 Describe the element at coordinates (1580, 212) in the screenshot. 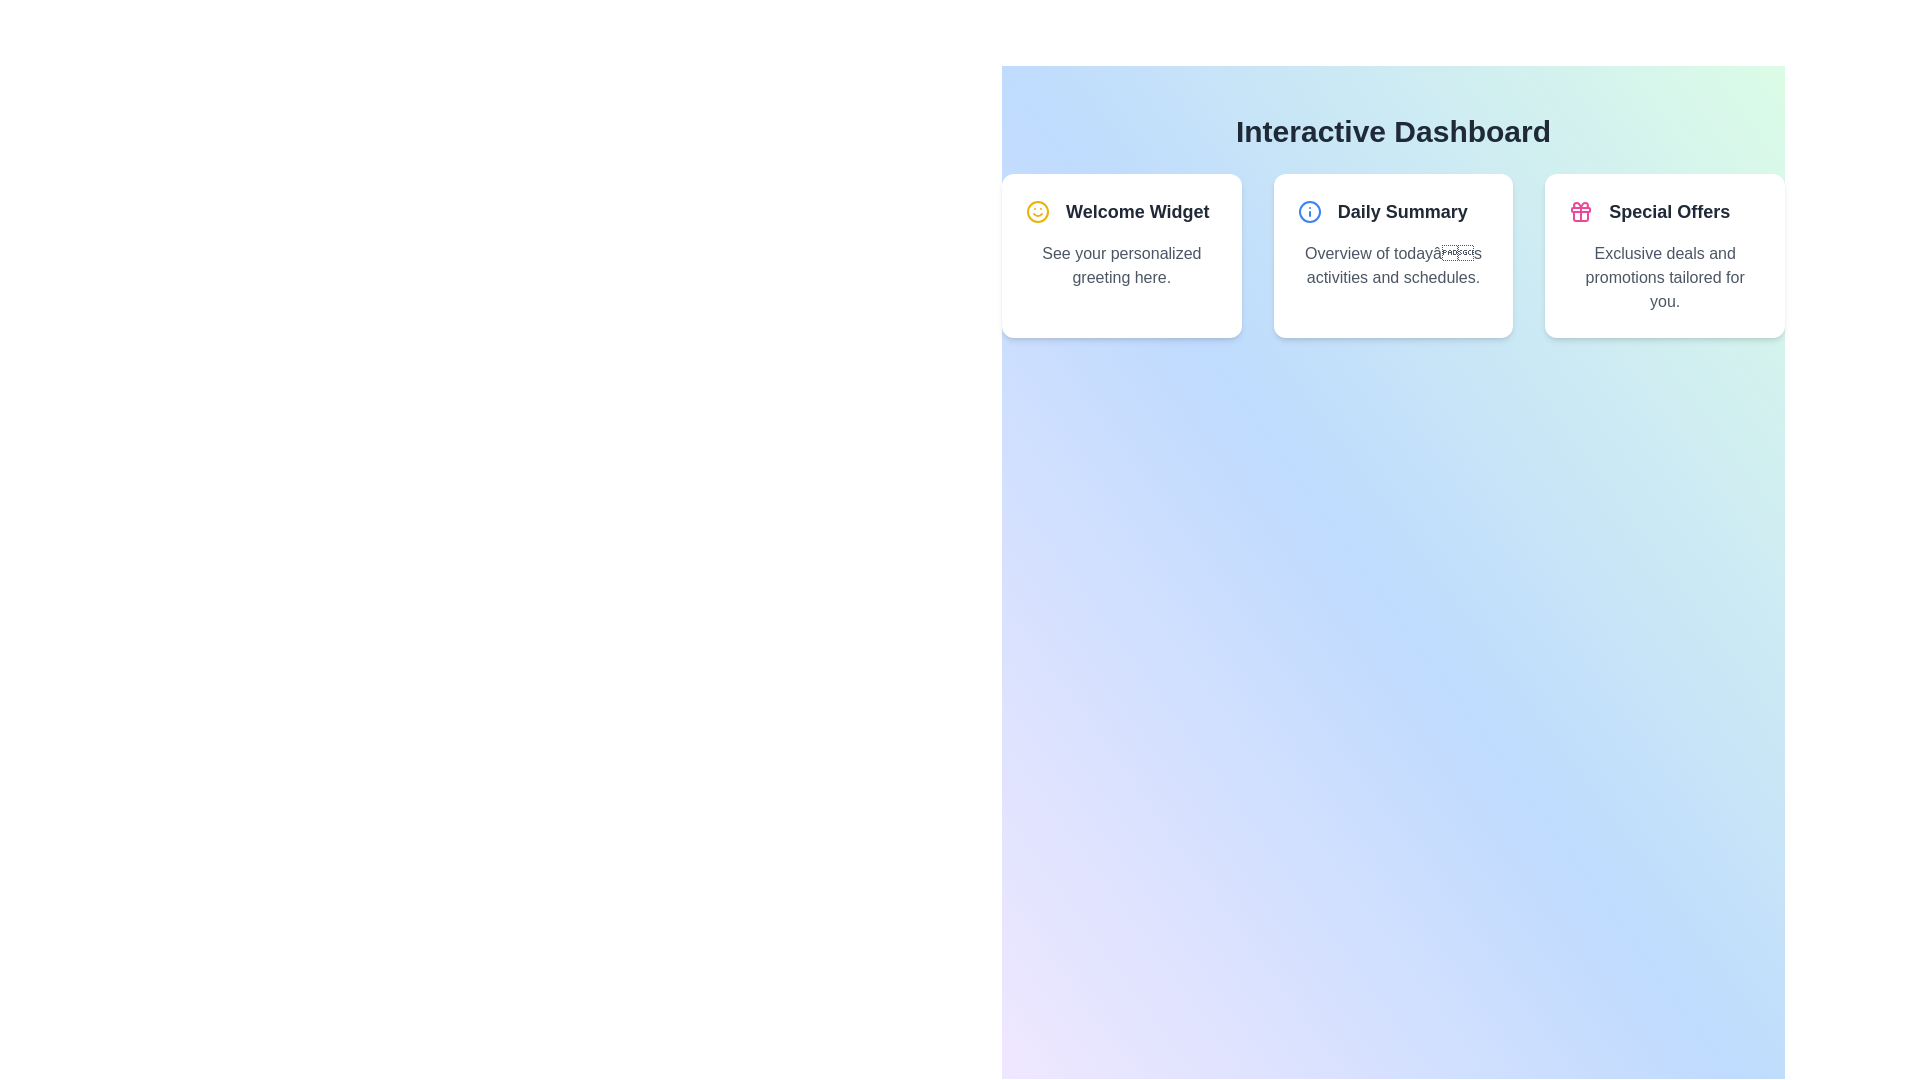

I see `the 'Special Offers' icon located to the left of the 'Special Offers' text within the rightmost card under the 'Interactive Dashboard' header` at that location.